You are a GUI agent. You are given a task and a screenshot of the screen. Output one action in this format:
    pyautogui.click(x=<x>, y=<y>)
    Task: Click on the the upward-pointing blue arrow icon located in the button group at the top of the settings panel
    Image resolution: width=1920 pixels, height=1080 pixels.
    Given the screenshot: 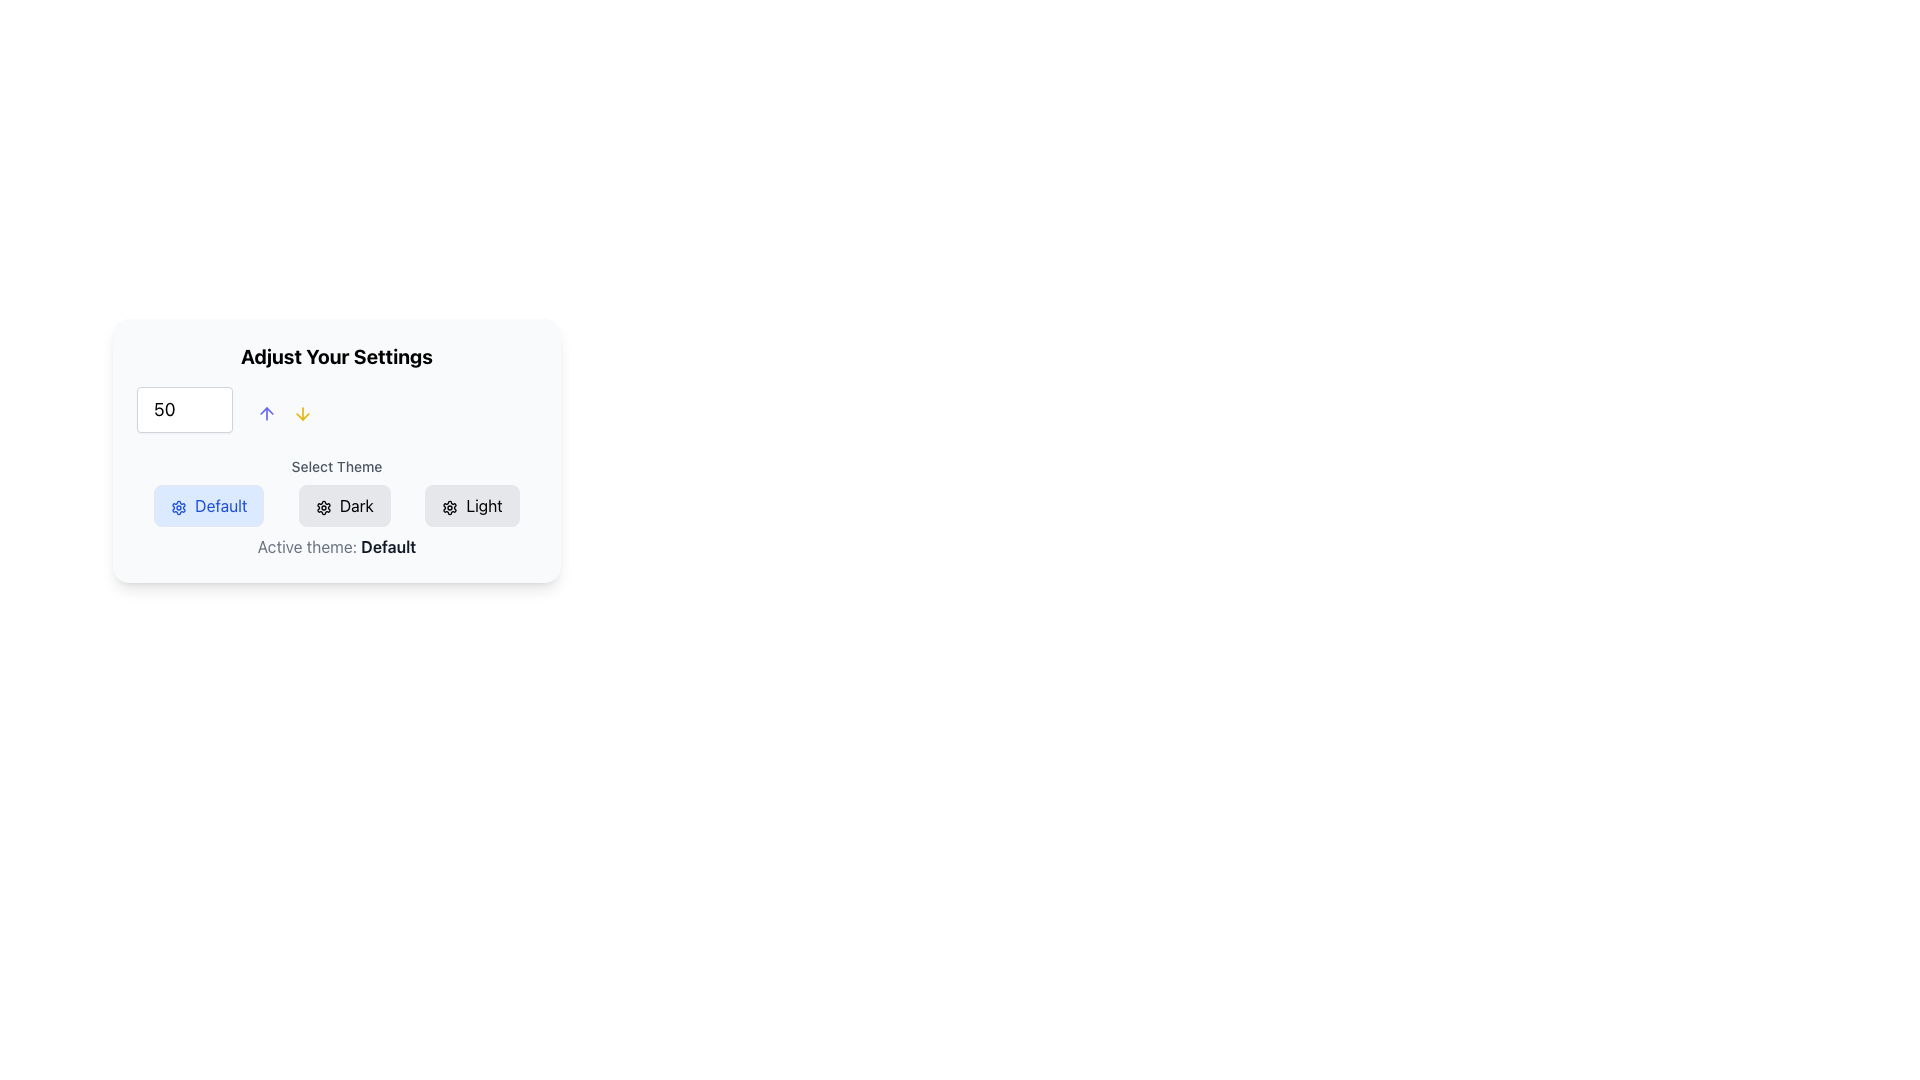 What is the action you would take?
    pyautogui.click(x=266, y=412)
    